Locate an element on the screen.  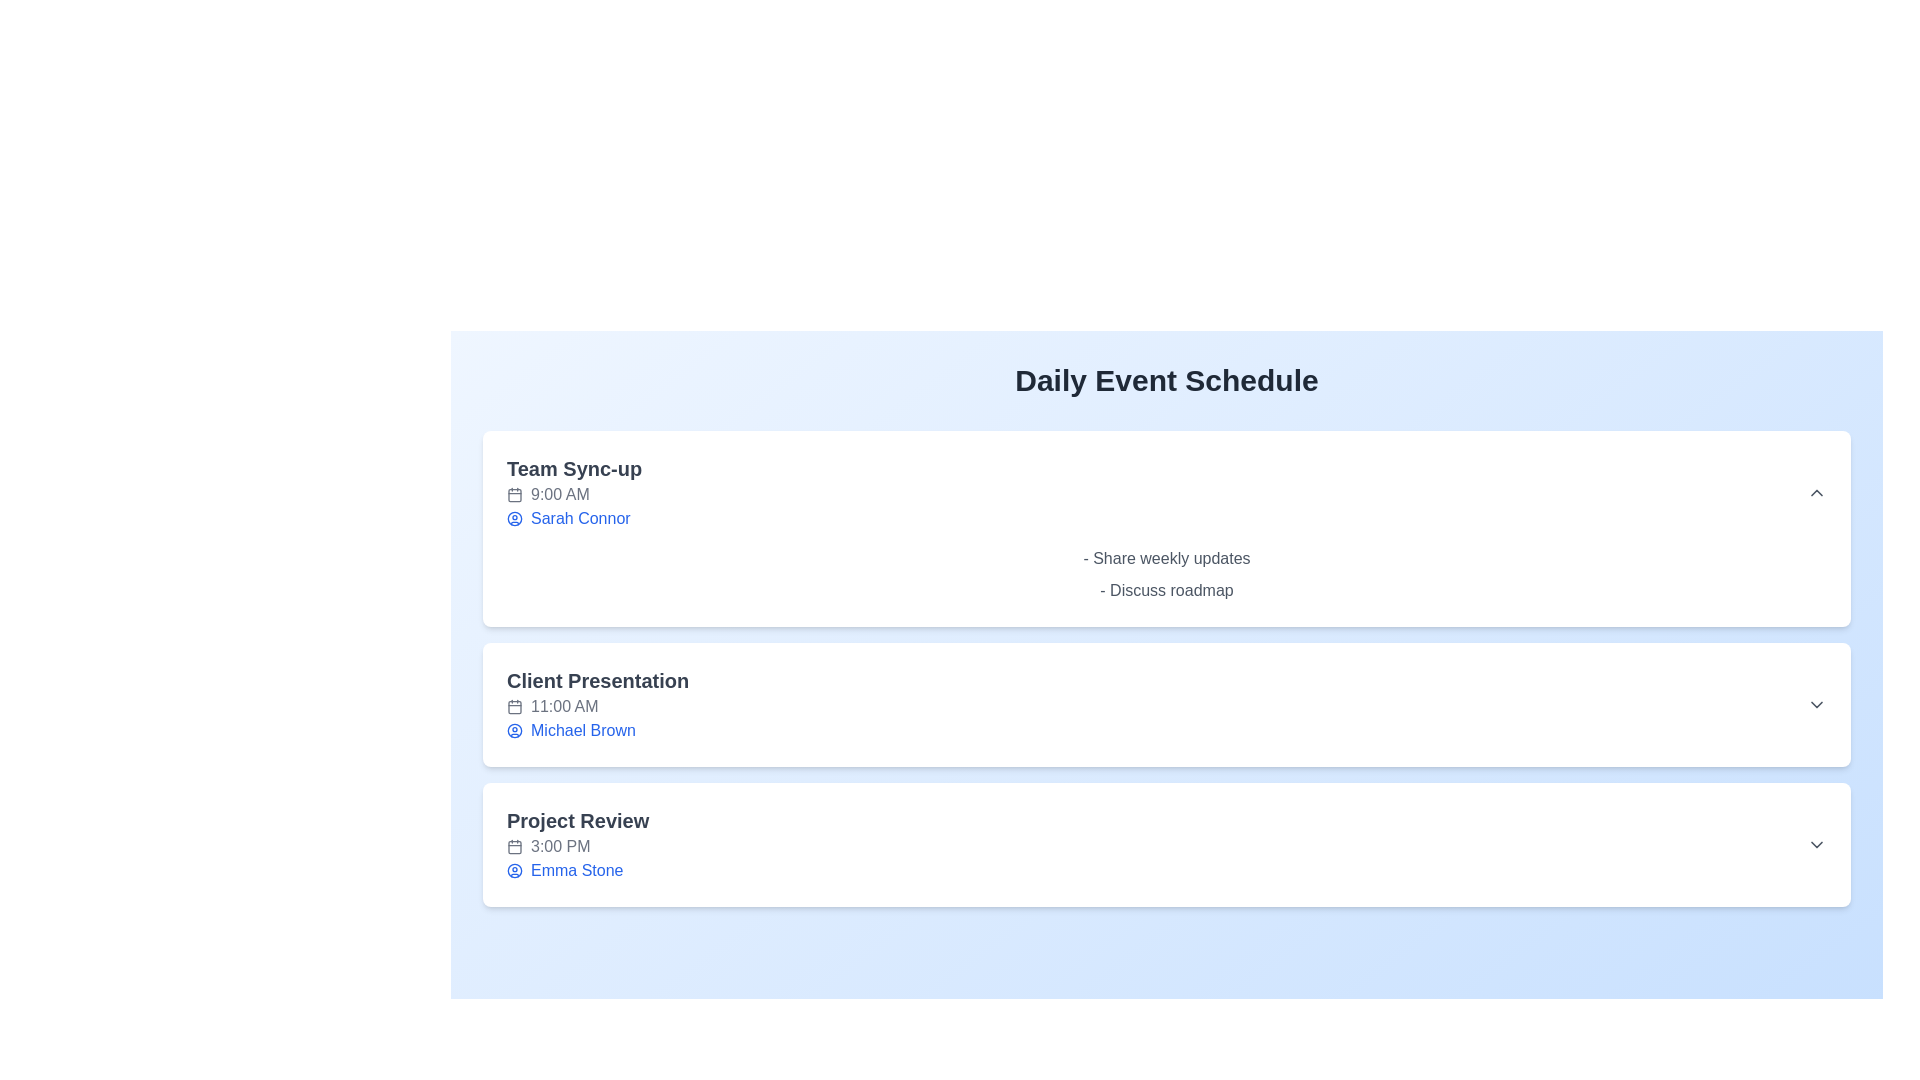
scheduled time displayed as '3:00 PM' for the event titled 'Project Review' located in the card layout section, positioned above 'Emma Stone' is located at coordinates (577, 847).